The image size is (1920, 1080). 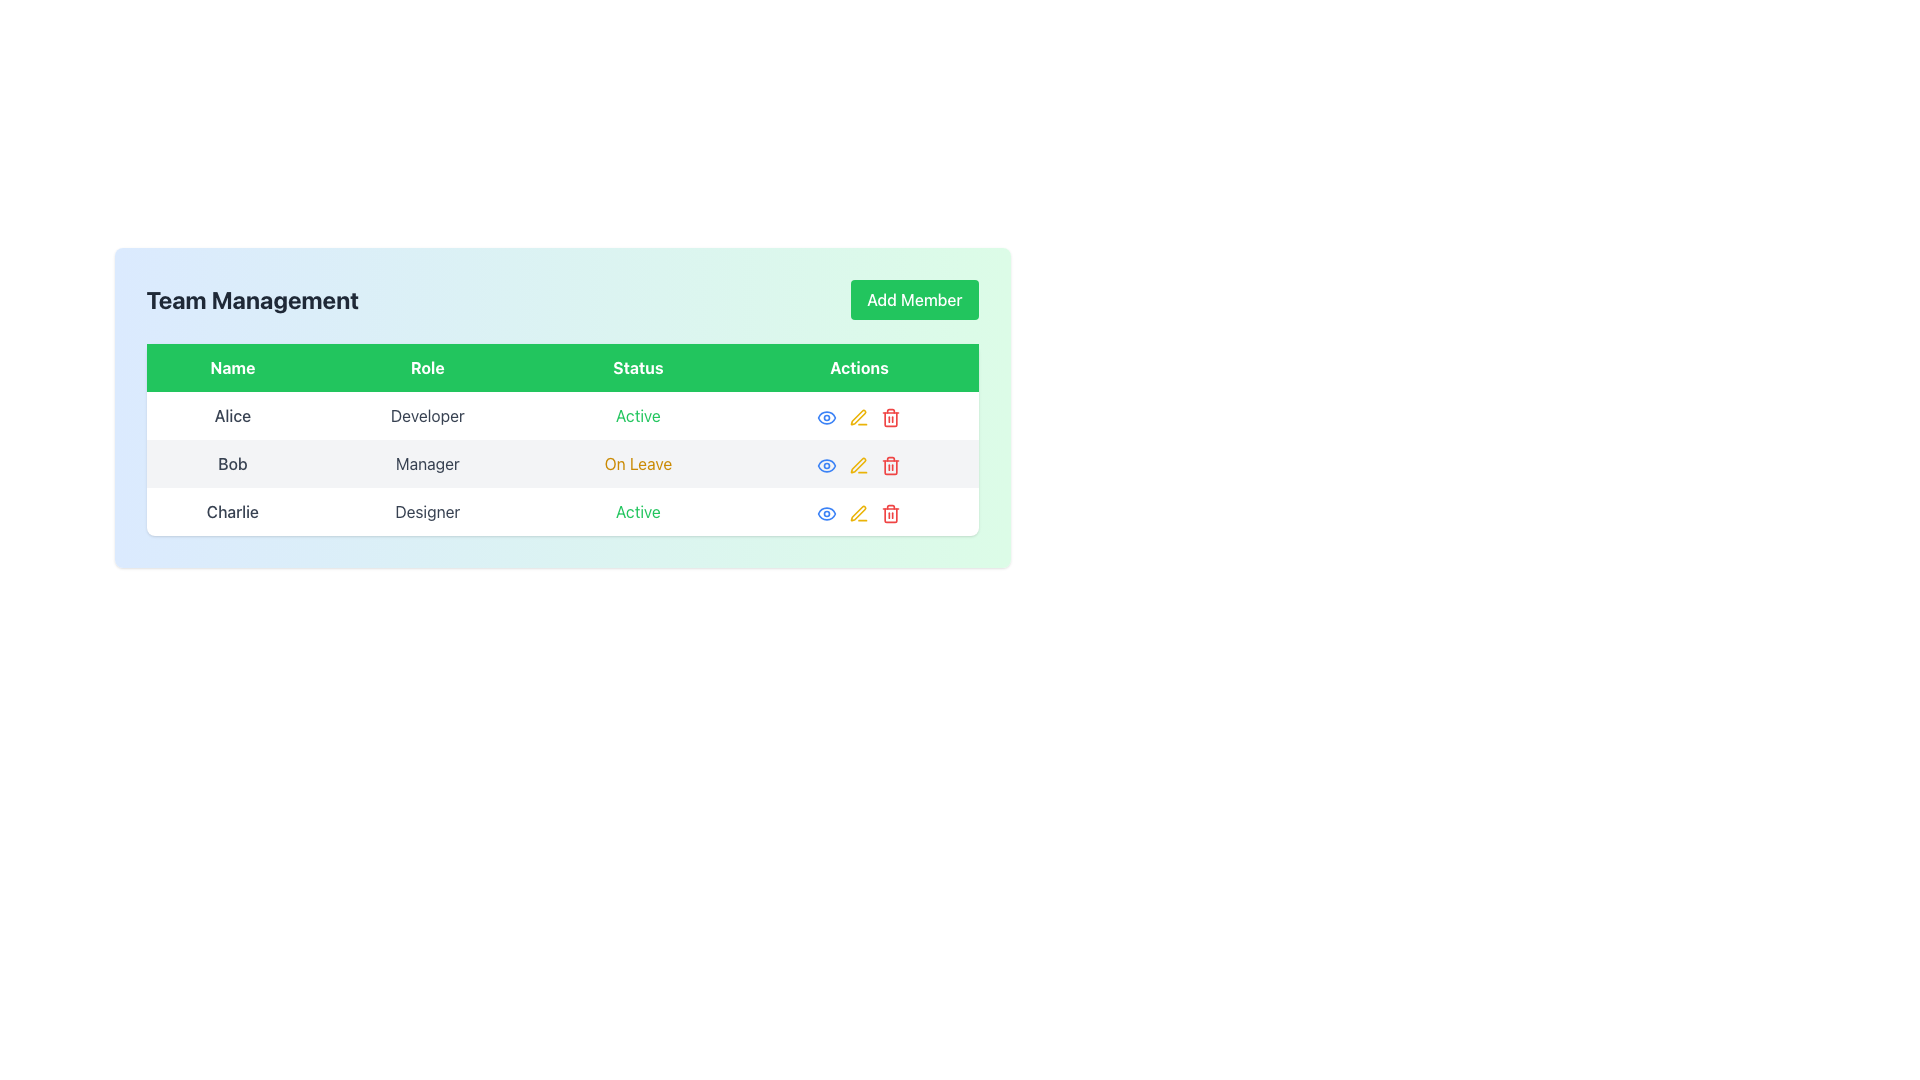 I want to click on the text label in the top-right corner of the table header row, which serves as a header for user actions like viewing, editing, or deleting entries, so click(x=859, y=367).